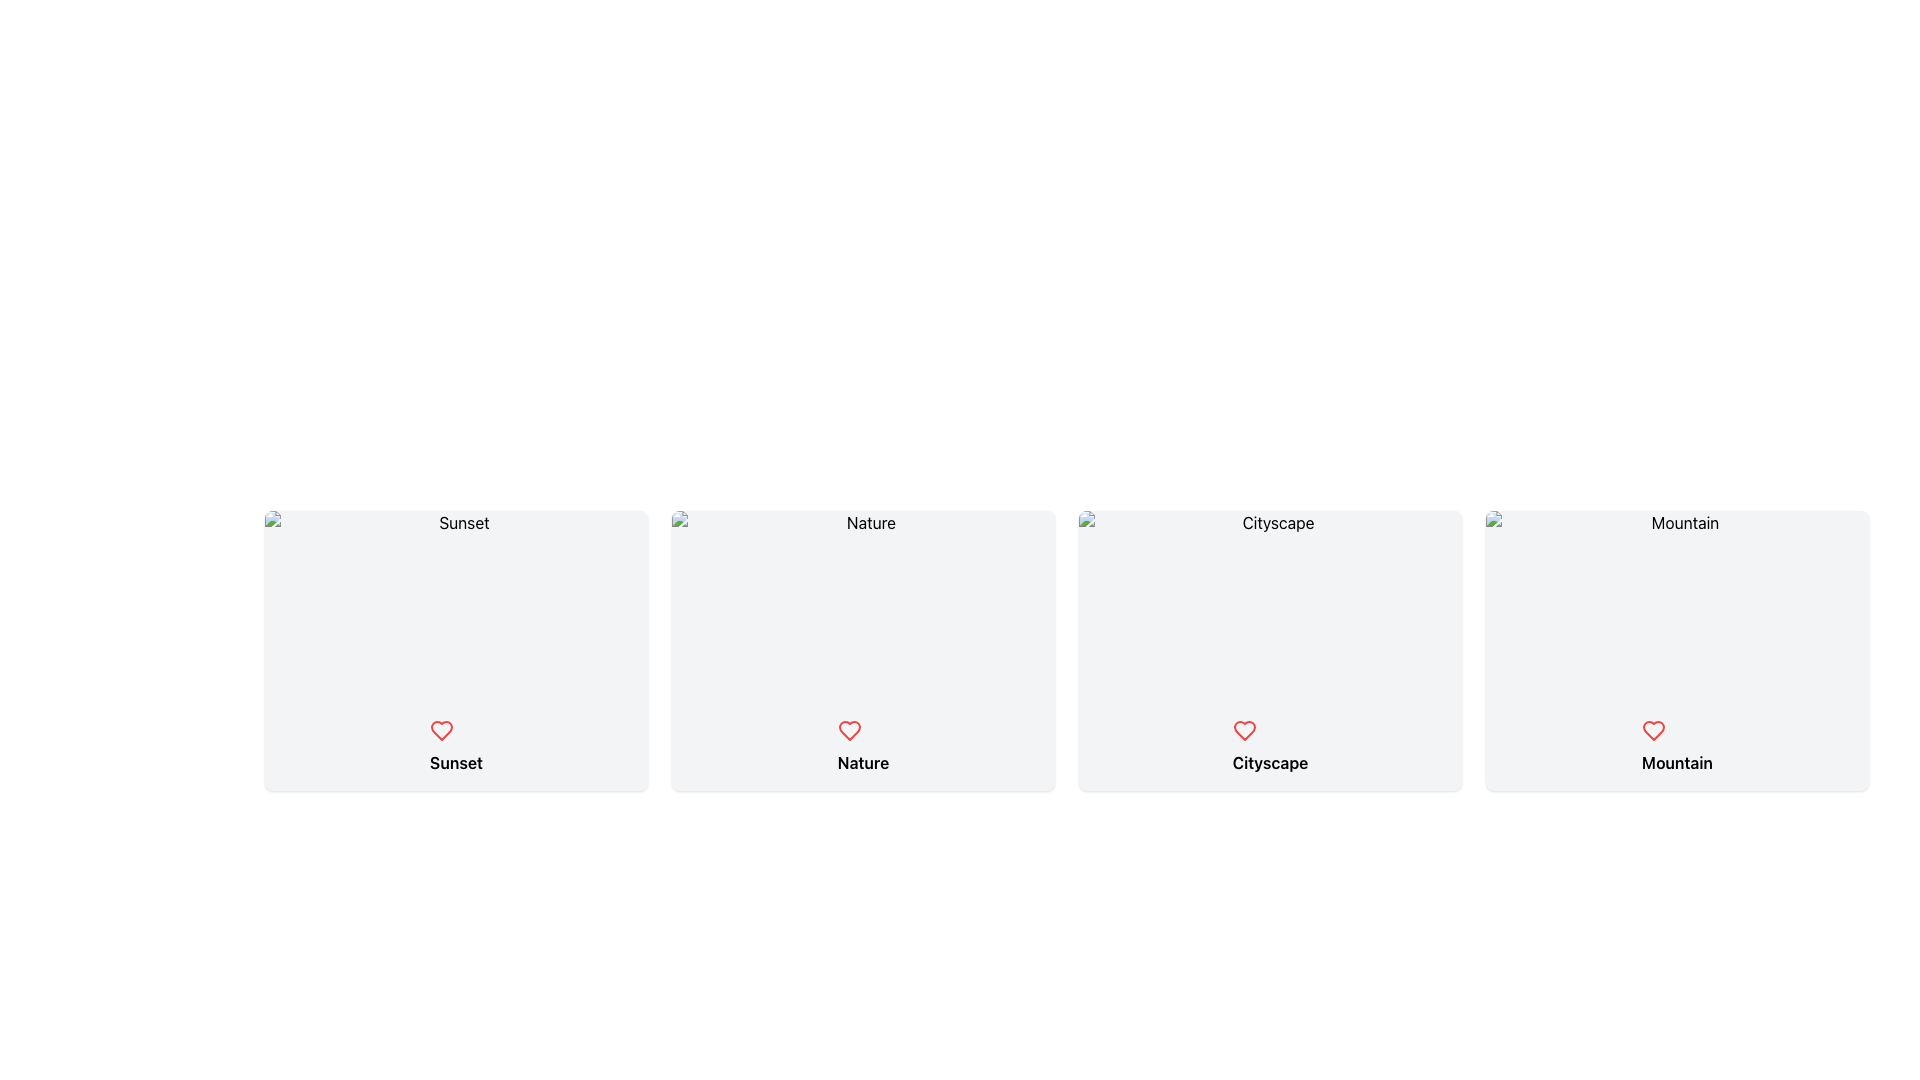 This screenshot has width=1920, height=1080. I want to click on the 'Nature' card component, which is the second card in a horizontal list, positioned between 'Sunset' and 'Cityscape', so click(863, 747).